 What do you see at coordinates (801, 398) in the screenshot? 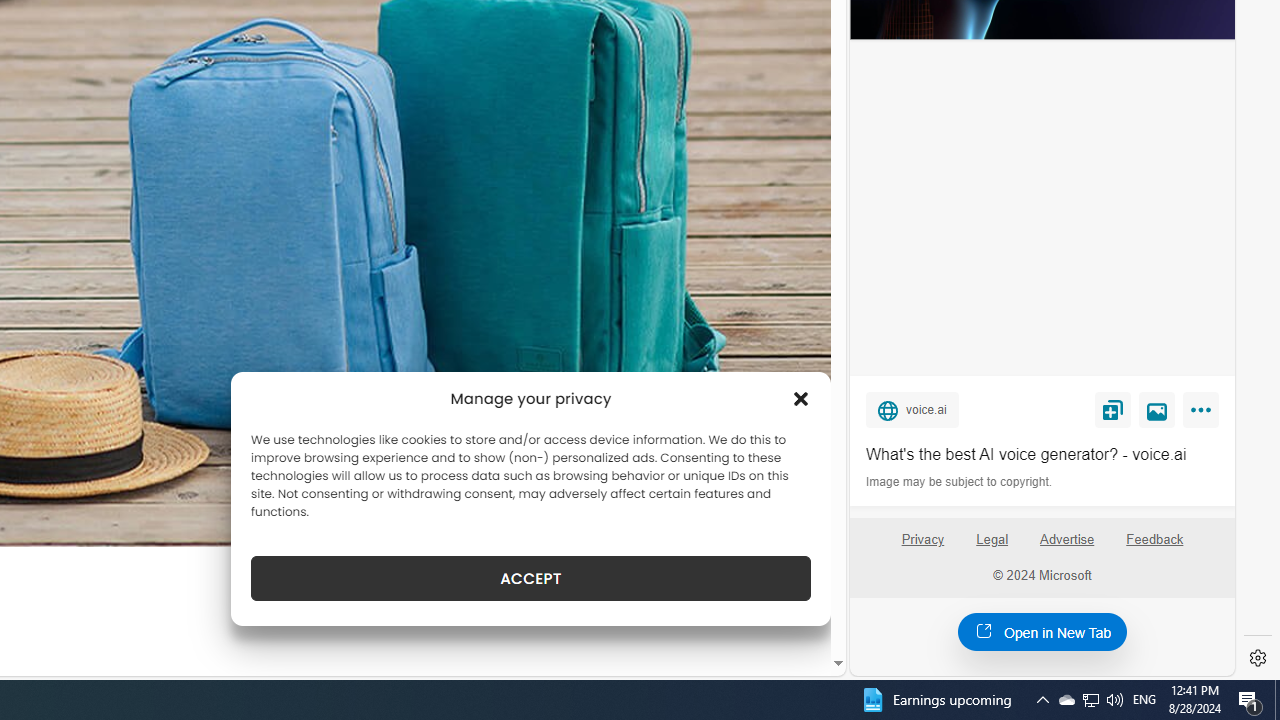
I see `'Class: cmplz-close'` at bounding box center [801, 398].